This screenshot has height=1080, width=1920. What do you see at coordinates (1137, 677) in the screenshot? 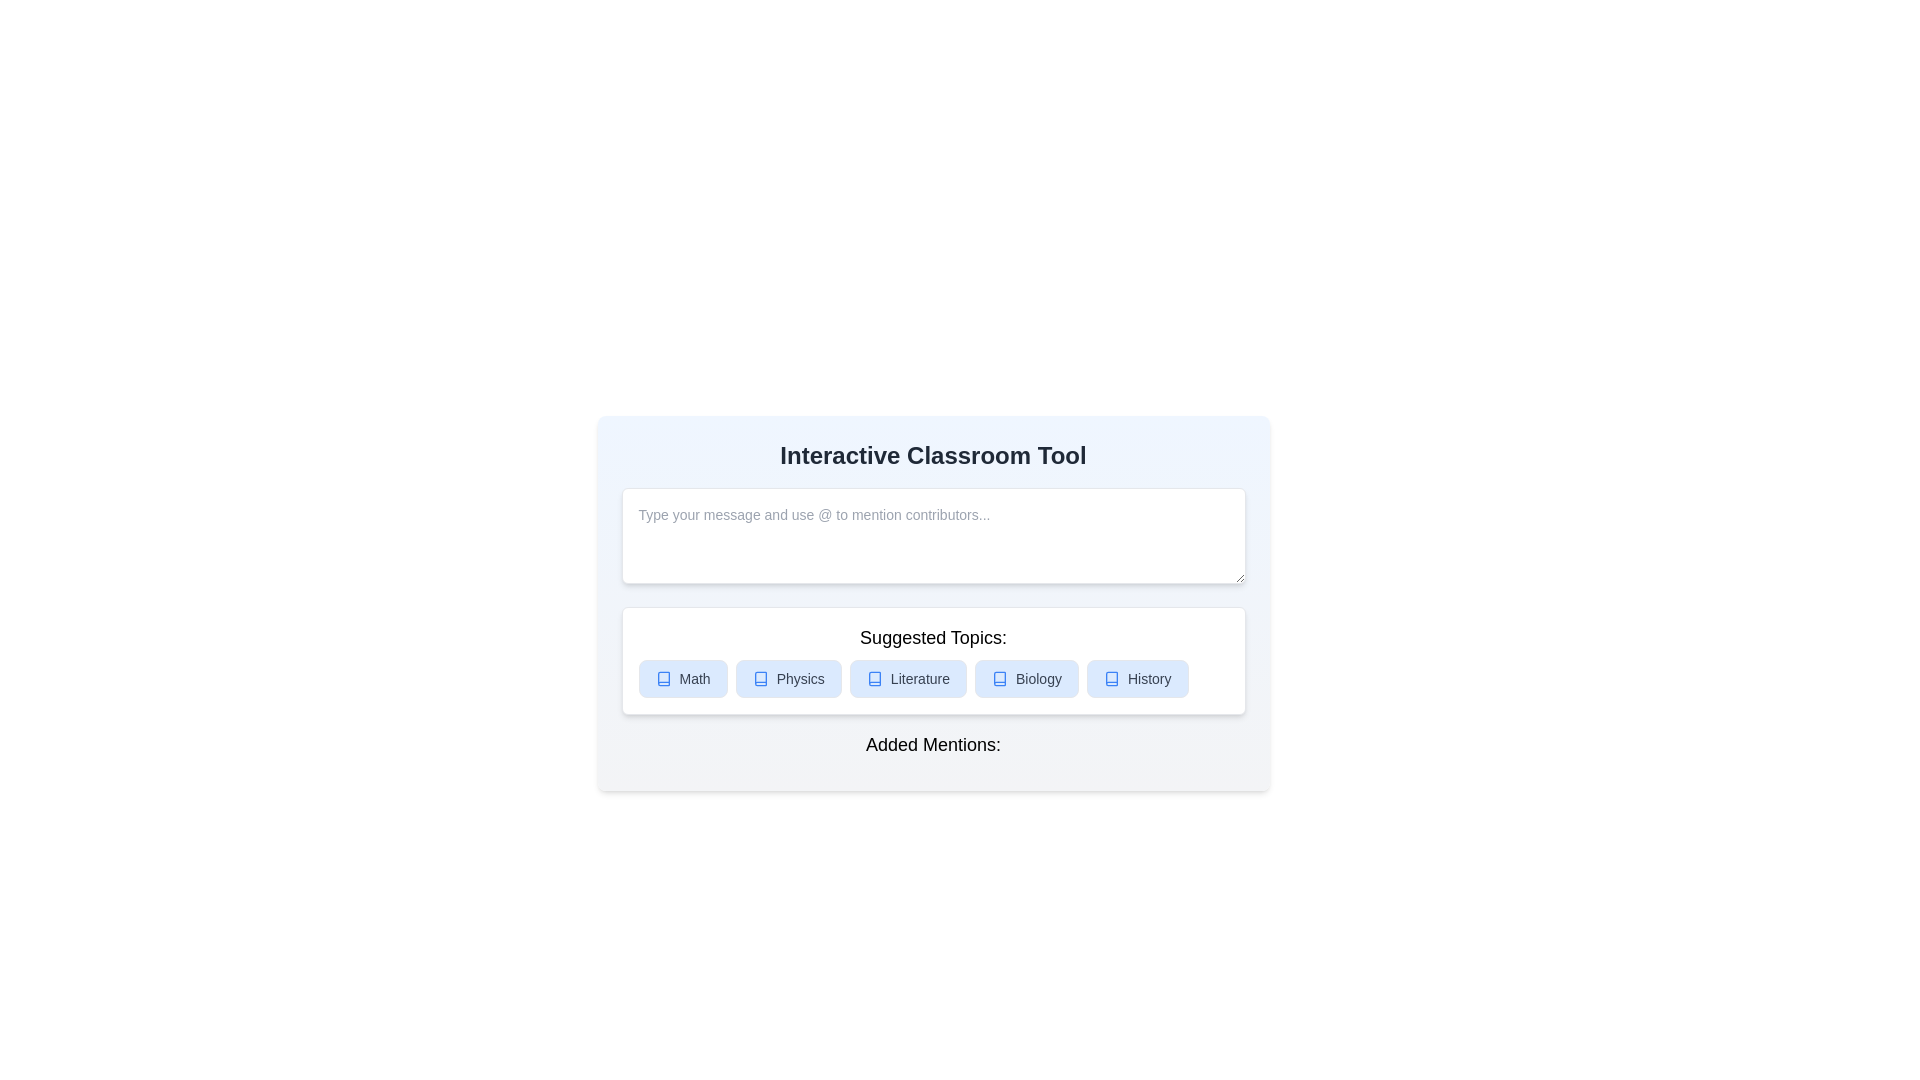
I see `the 'History' button, which is the fifth button` at bounding box center [1137, 677].